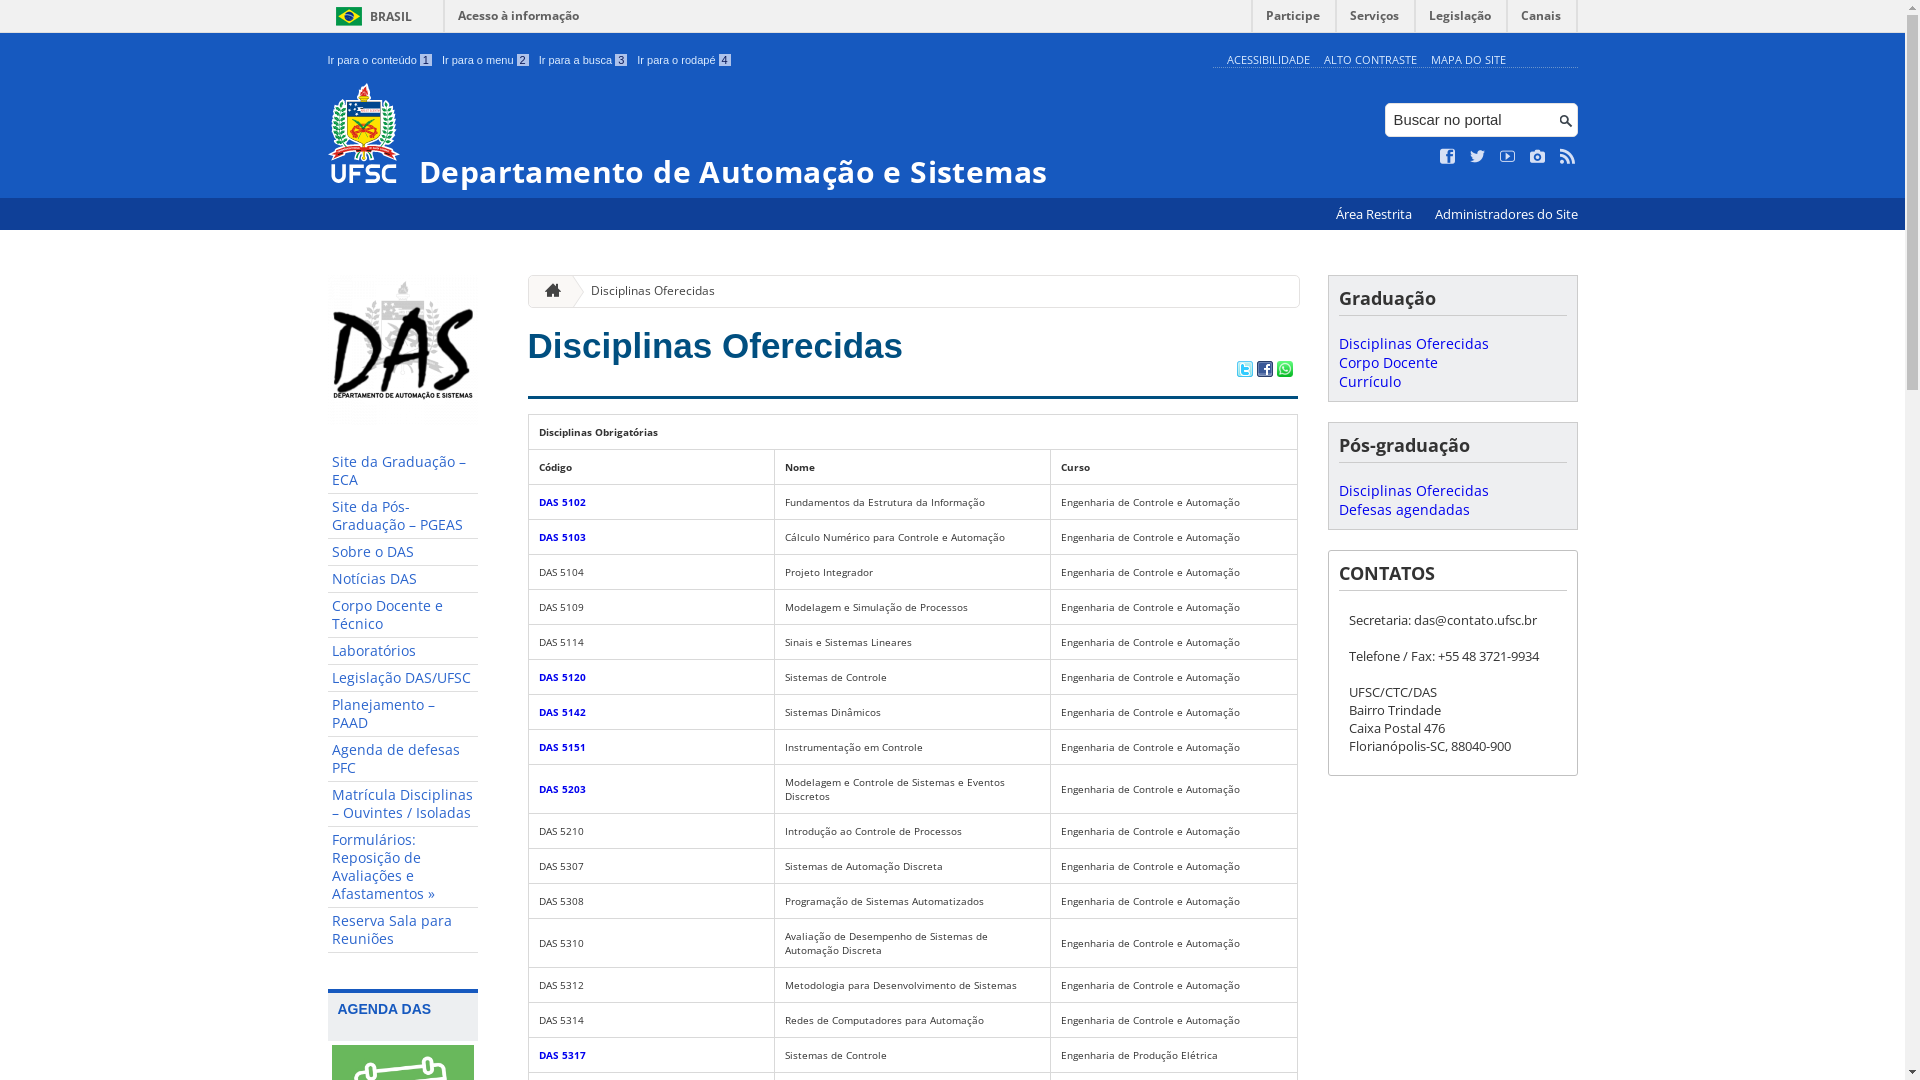  I want to click on 'Corpo Docente', so click(1386, 362).